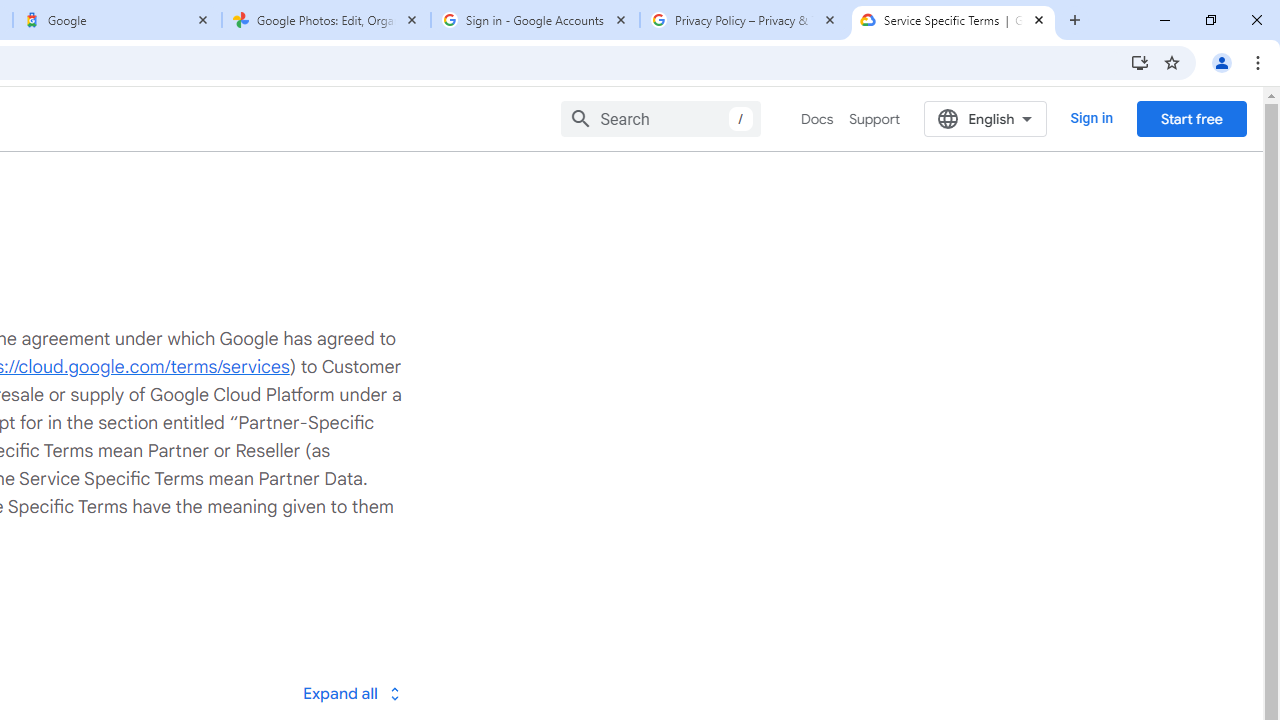 This screenshot has height=720, width=1280. What do you see at coordinates (874, 119) in the screenshot?
I see `'Support'` at bounding box center [874, 119].